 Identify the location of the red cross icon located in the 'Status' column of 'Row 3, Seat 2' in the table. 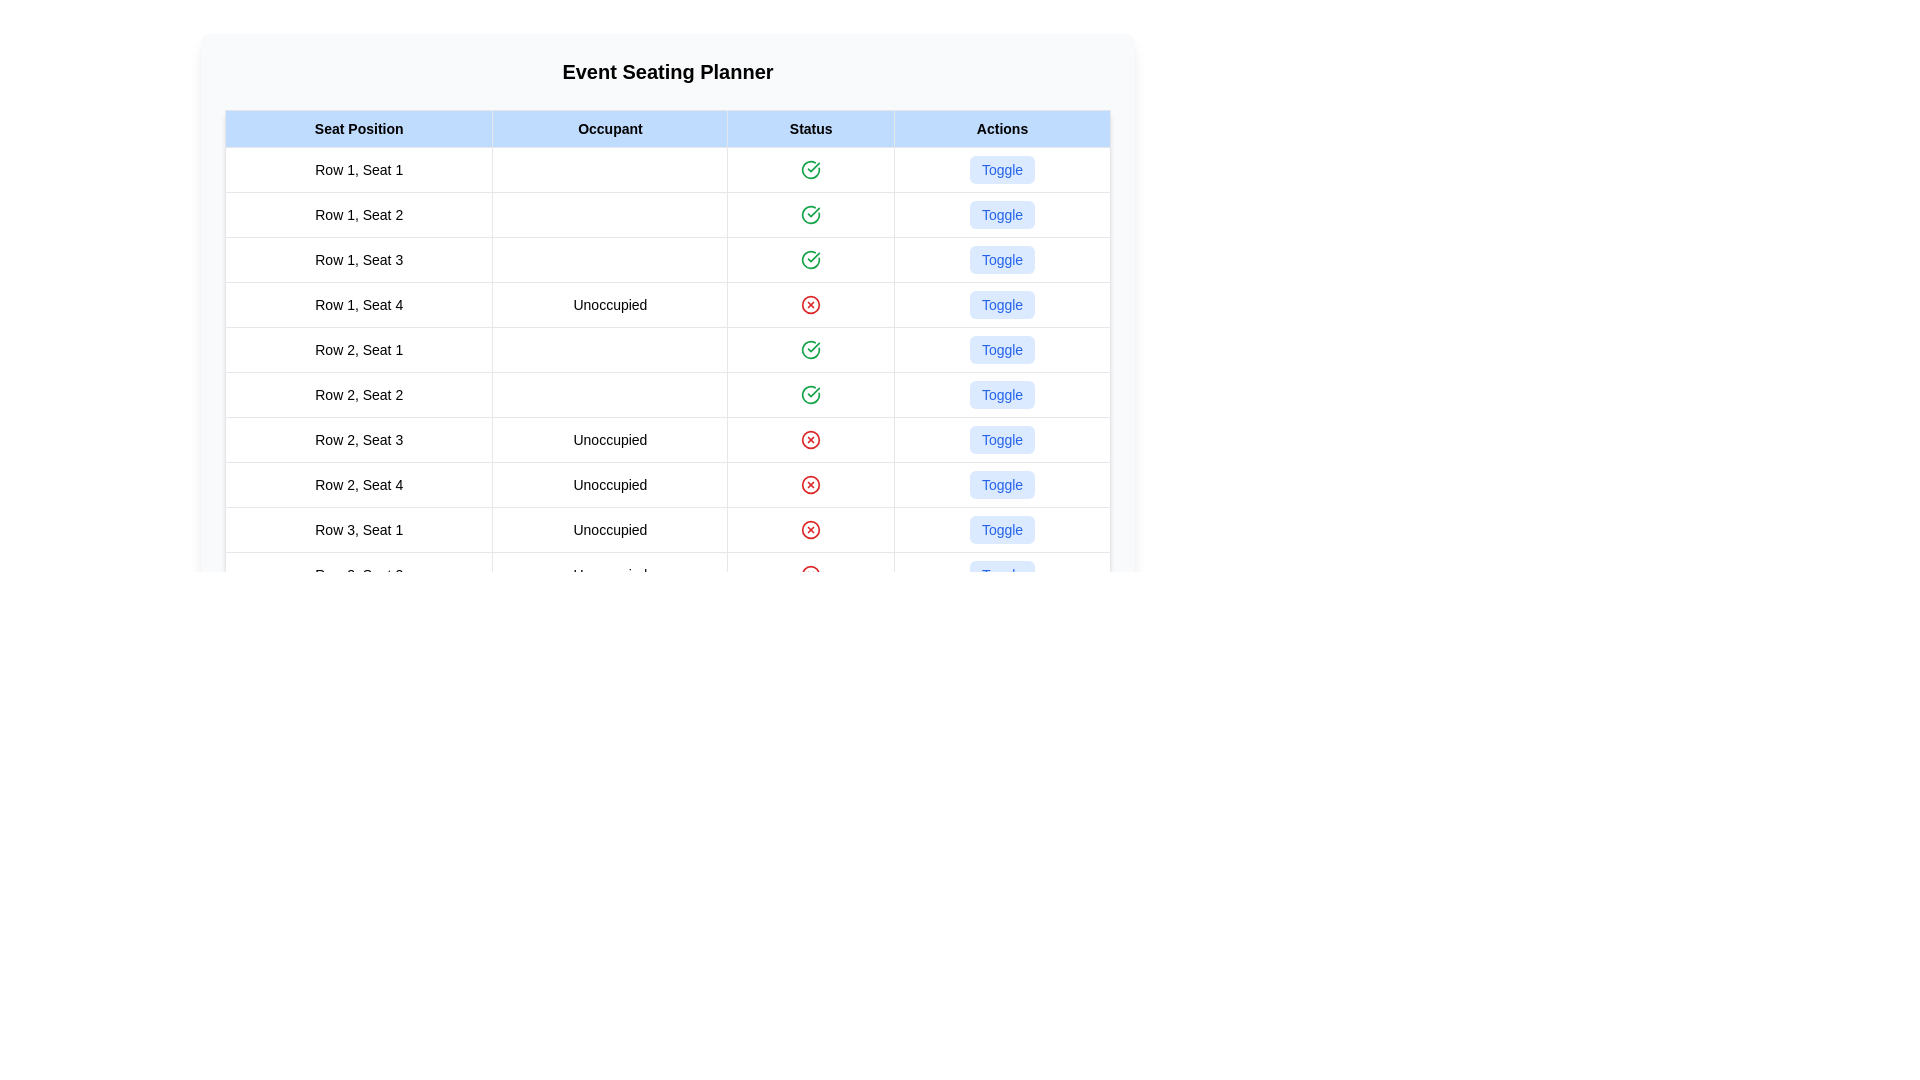
(811, 574).